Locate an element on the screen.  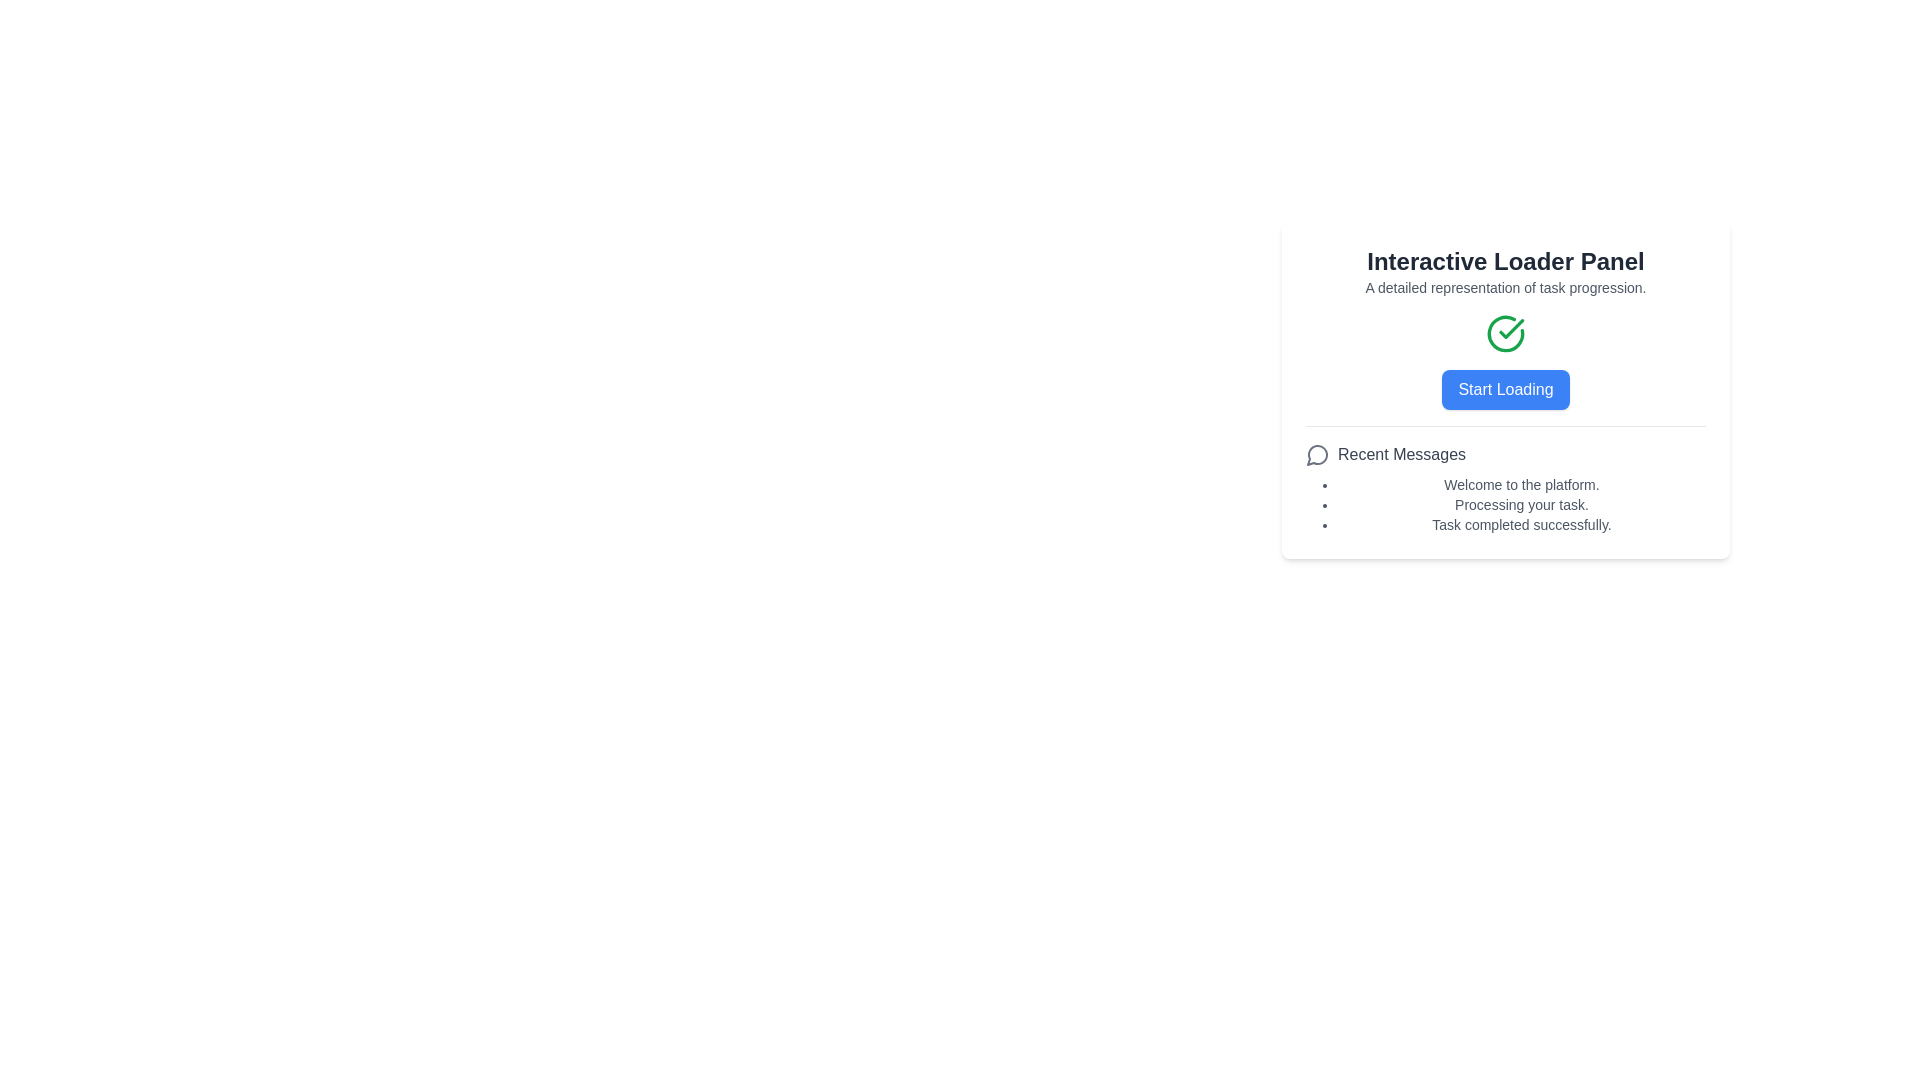
the horizontal separator line positioned under the 'Start Loading' button and above the 'Recent Messages' section to improve content readability is located at coordinates (1506, 425).